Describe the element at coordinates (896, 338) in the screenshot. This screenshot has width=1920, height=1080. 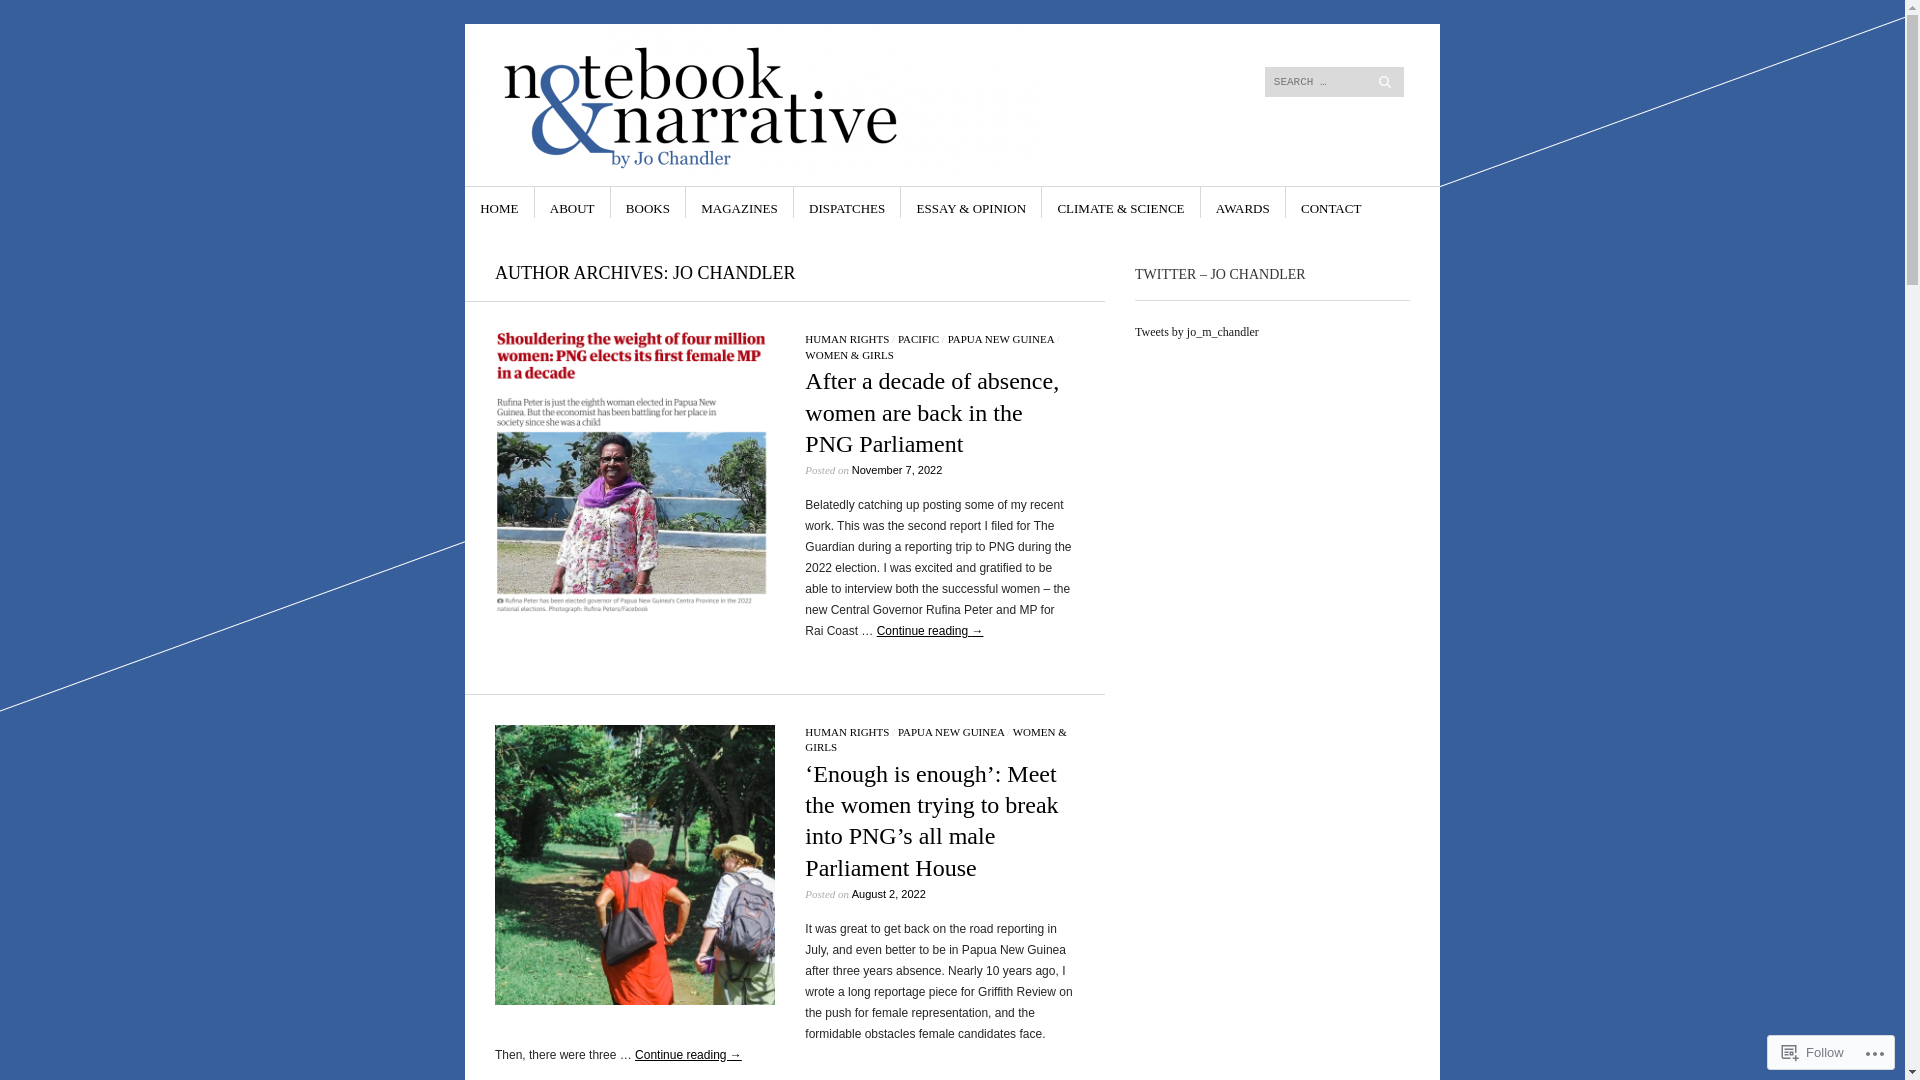
I see `'PACIFIC'` at that location.